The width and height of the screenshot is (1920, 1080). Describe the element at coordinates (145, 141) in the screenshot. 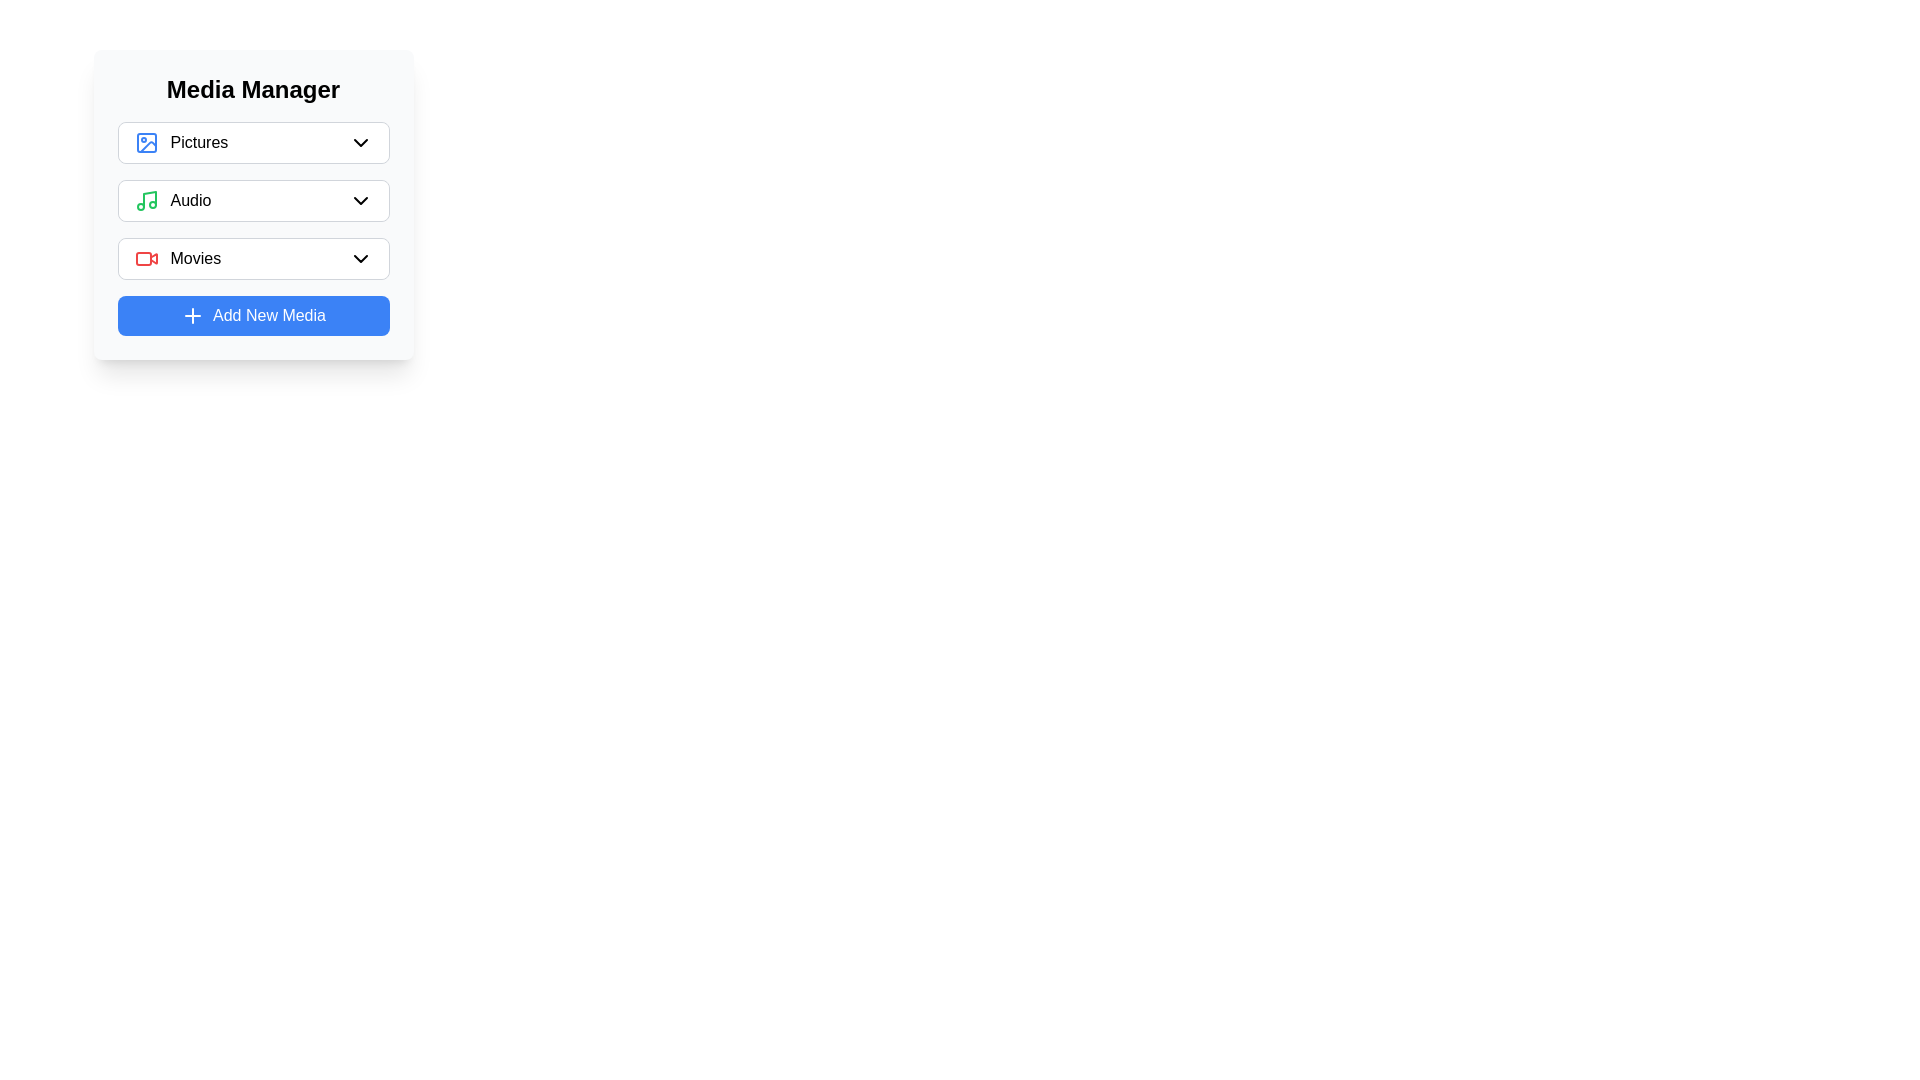

I see `the 'Pictures' category icon in the media manager interface, which is located to the left of the 'Pictures' label` at that location.